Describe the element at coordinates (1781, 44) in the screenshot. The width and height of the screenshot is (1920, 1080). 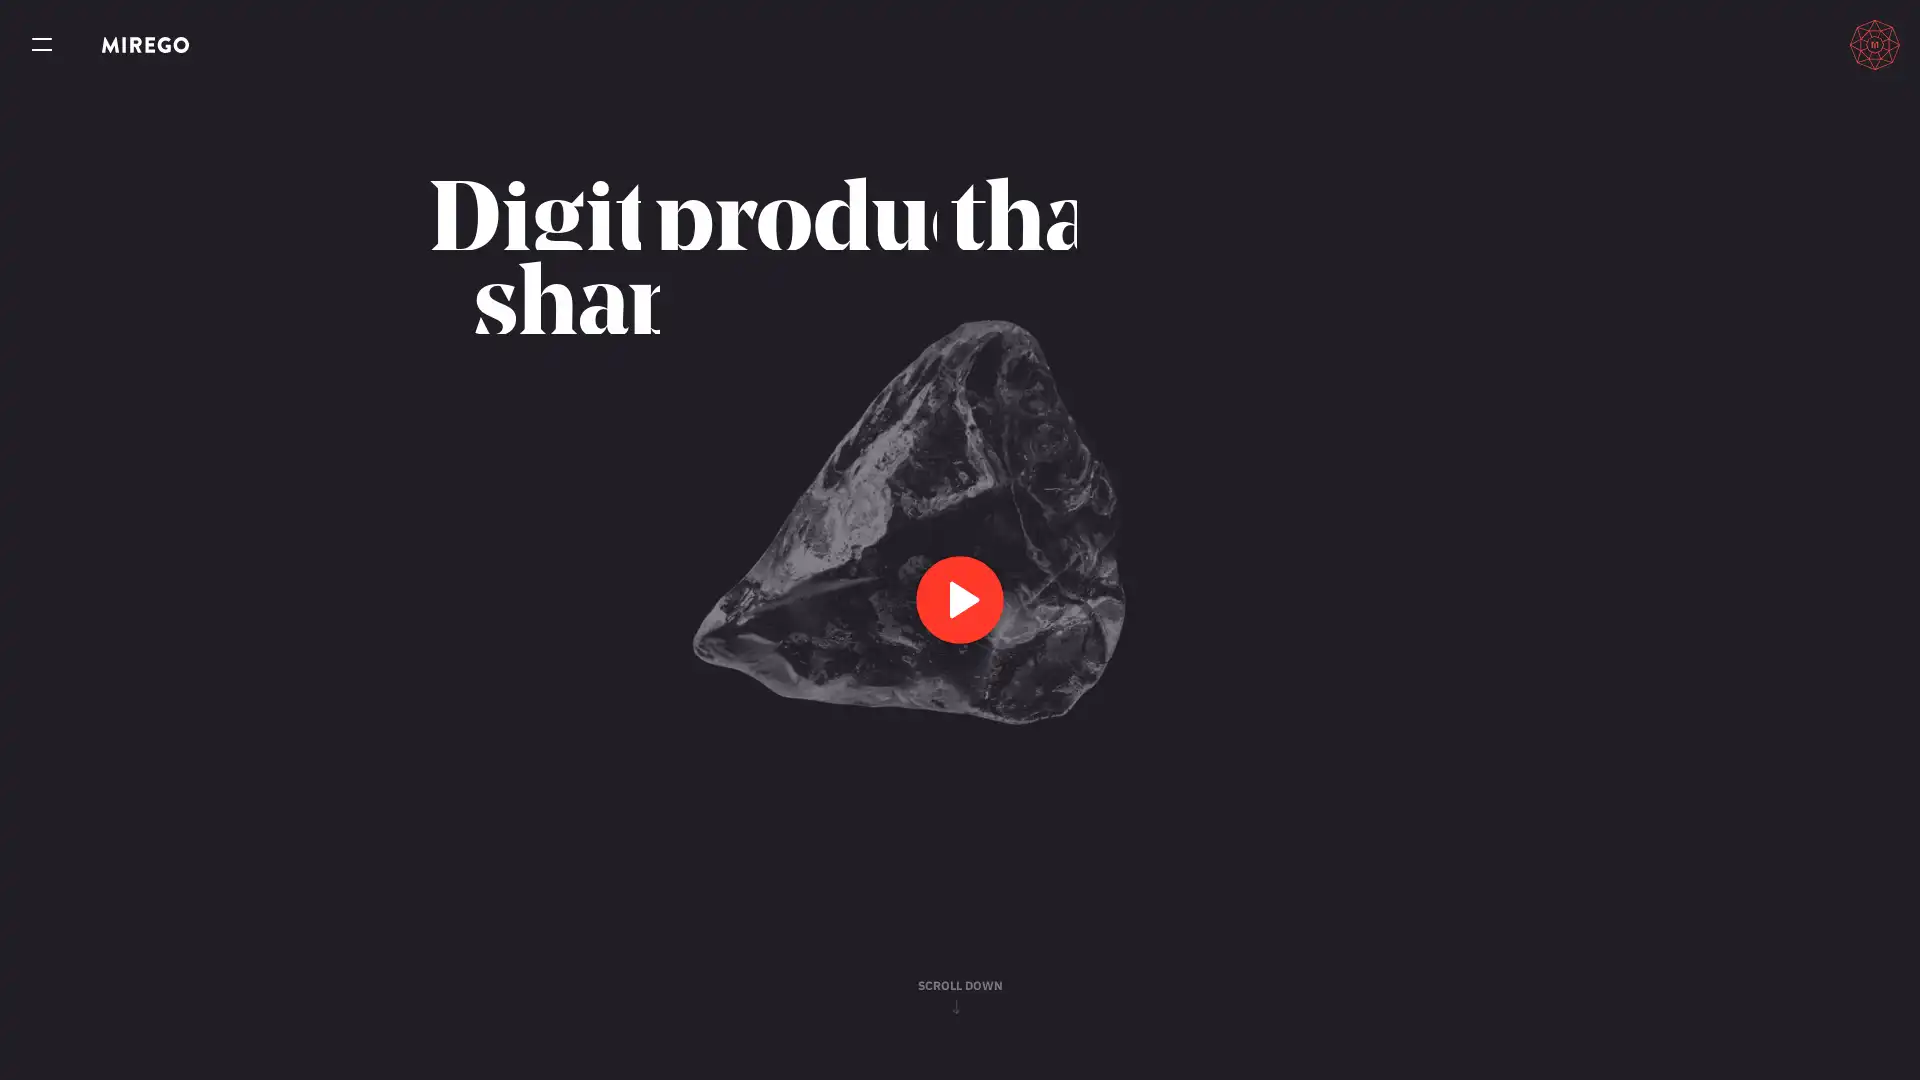
I see `Passer a la version francaise` at that location.